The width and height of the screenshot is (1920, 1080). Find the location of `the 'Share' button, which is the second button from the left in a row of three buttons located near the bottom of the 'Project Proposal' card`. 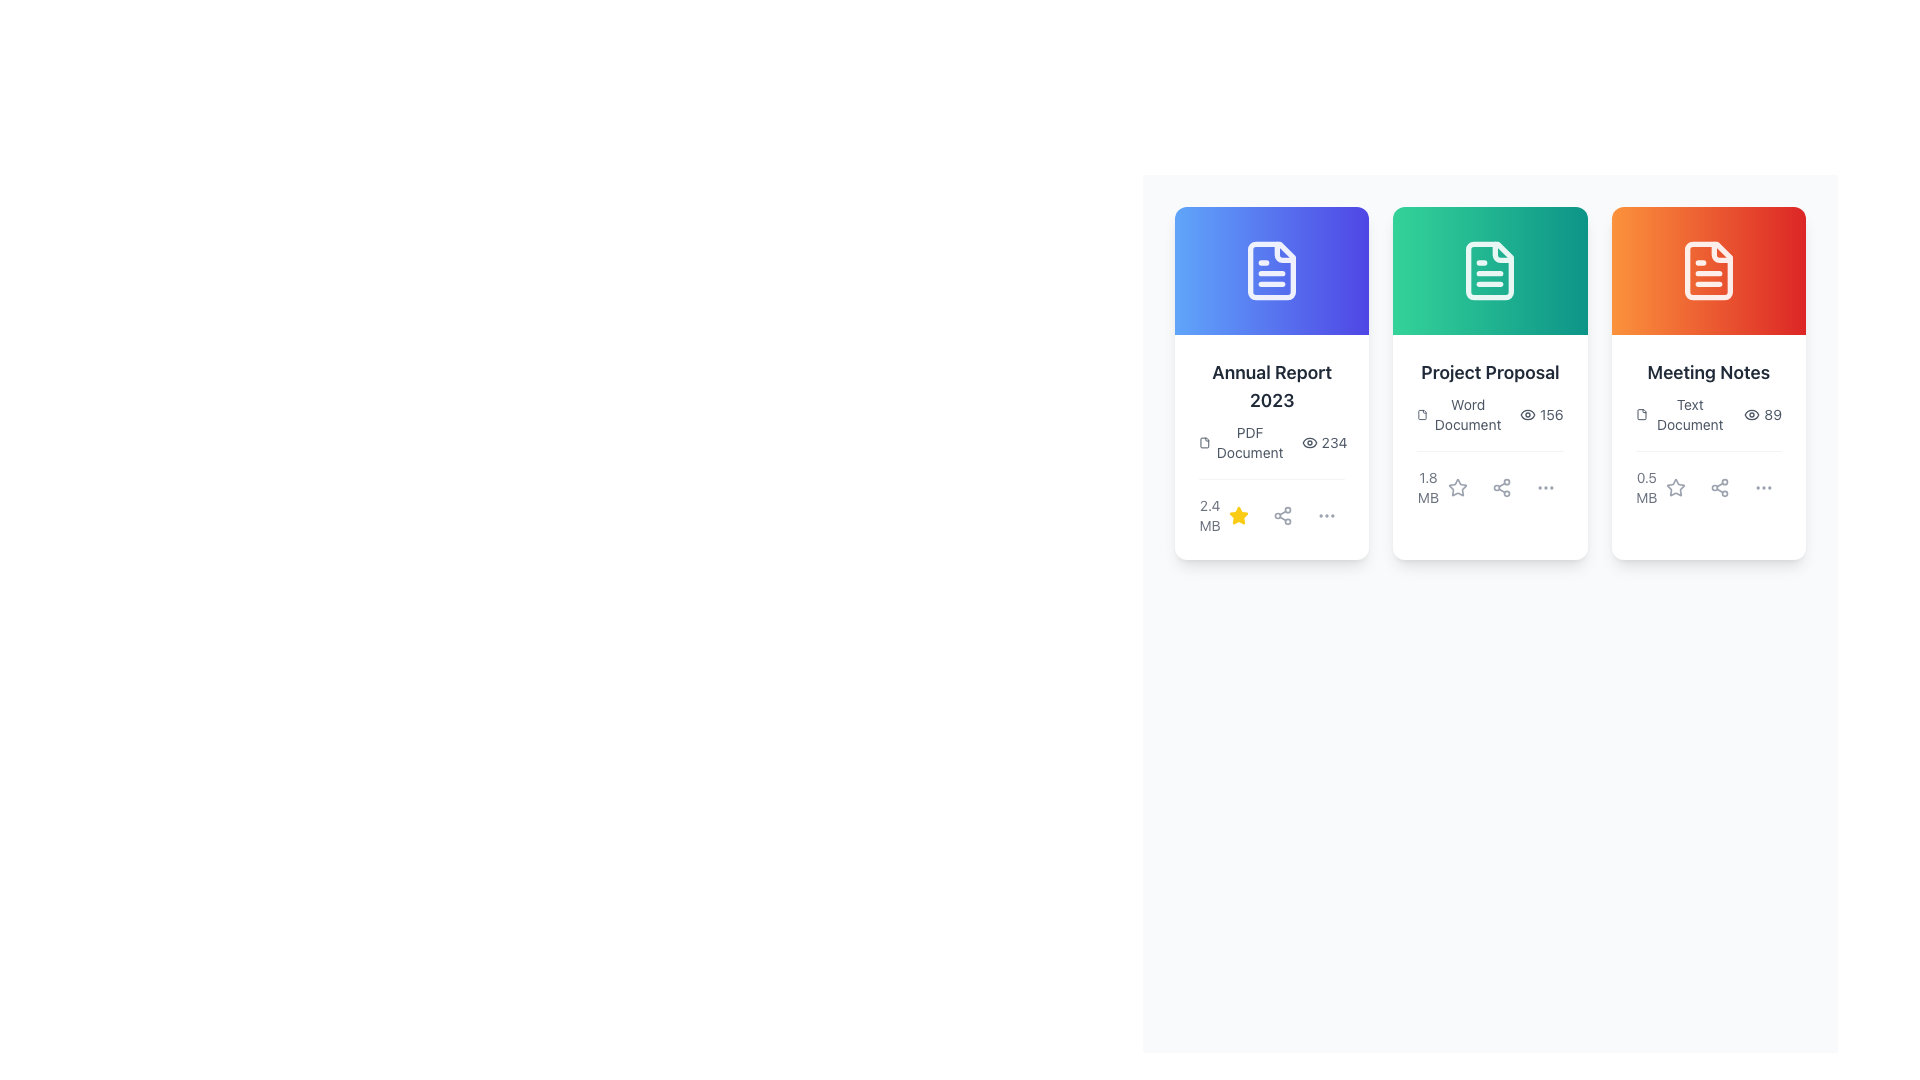

the 'Share' button, which is the second button from the left in a row of three buttons located near the bottom of the 'Project Proposal' card is located at coordinates (1501, 488).